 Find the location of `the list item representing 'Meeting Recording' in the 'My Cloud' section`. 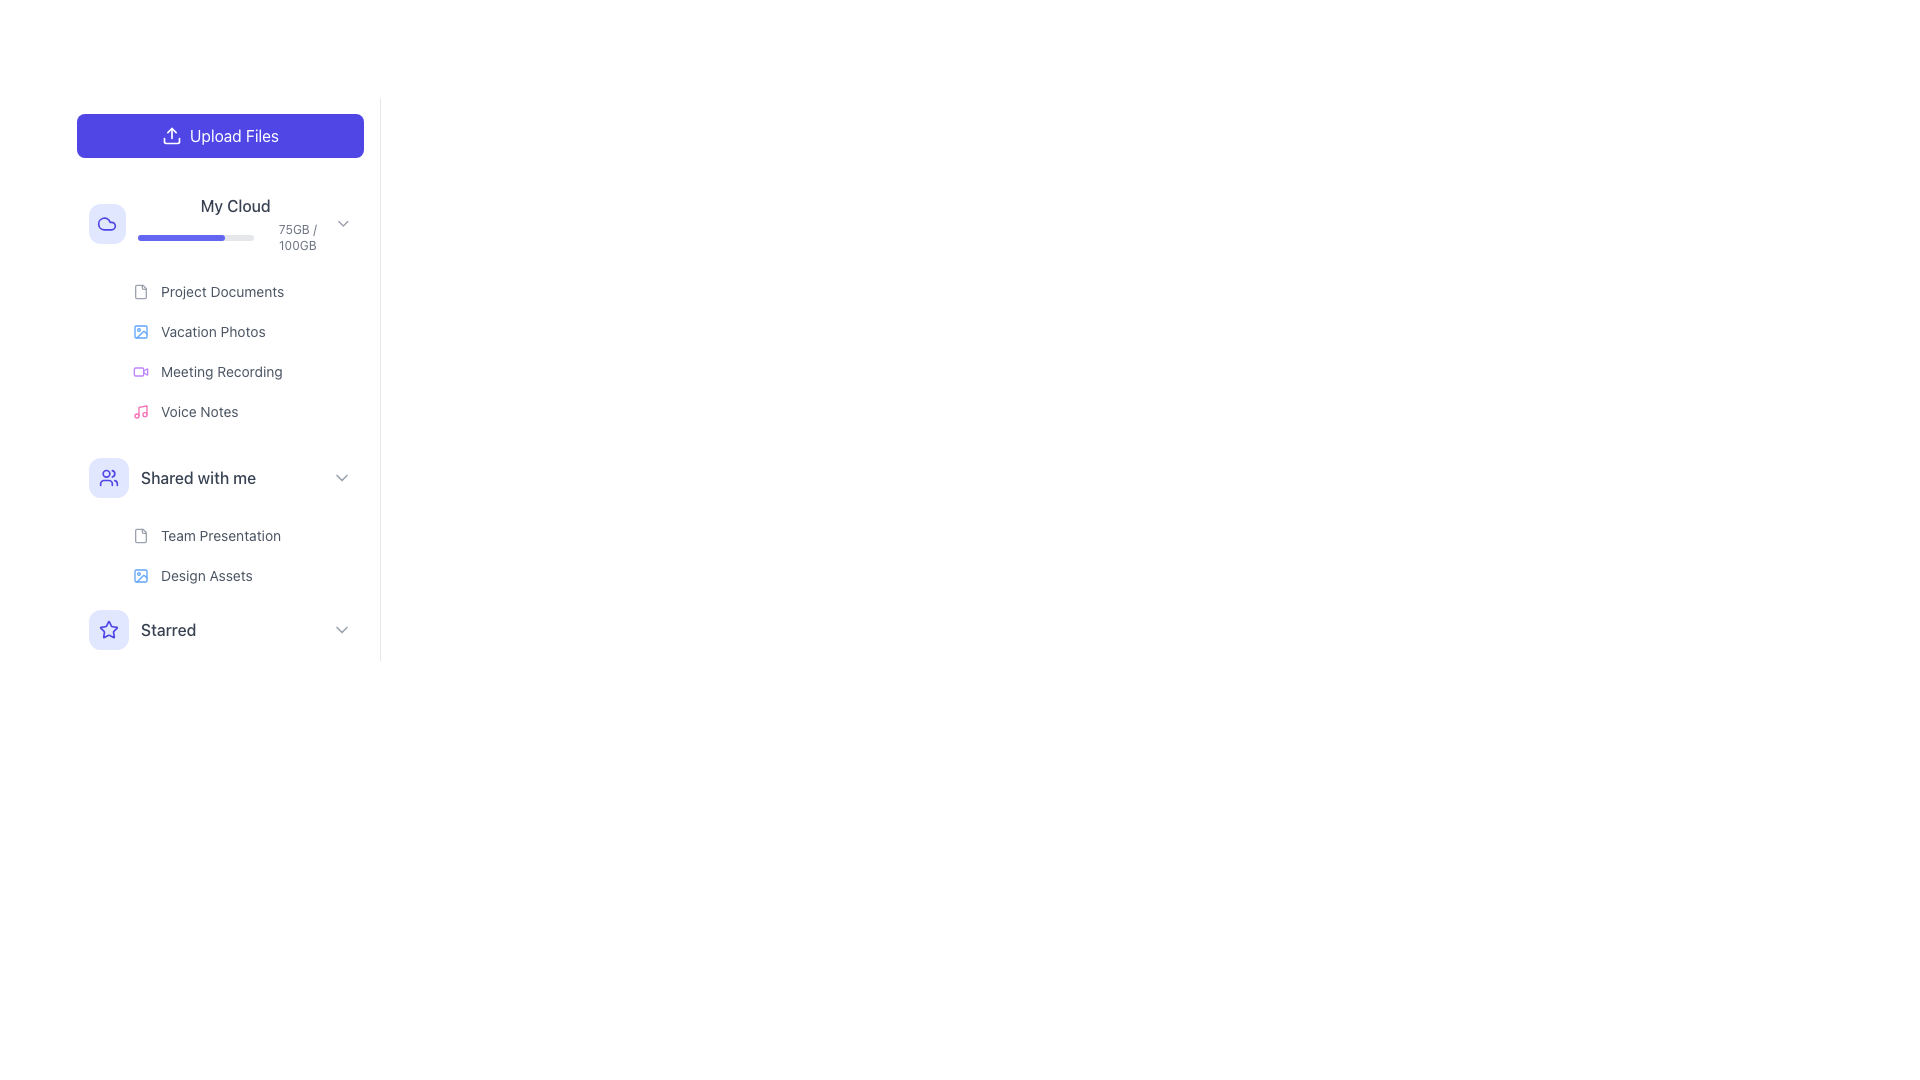

the list item representing 'Meeting Recording' in the 'My Cloud' section is located at coordinates (243, 371).